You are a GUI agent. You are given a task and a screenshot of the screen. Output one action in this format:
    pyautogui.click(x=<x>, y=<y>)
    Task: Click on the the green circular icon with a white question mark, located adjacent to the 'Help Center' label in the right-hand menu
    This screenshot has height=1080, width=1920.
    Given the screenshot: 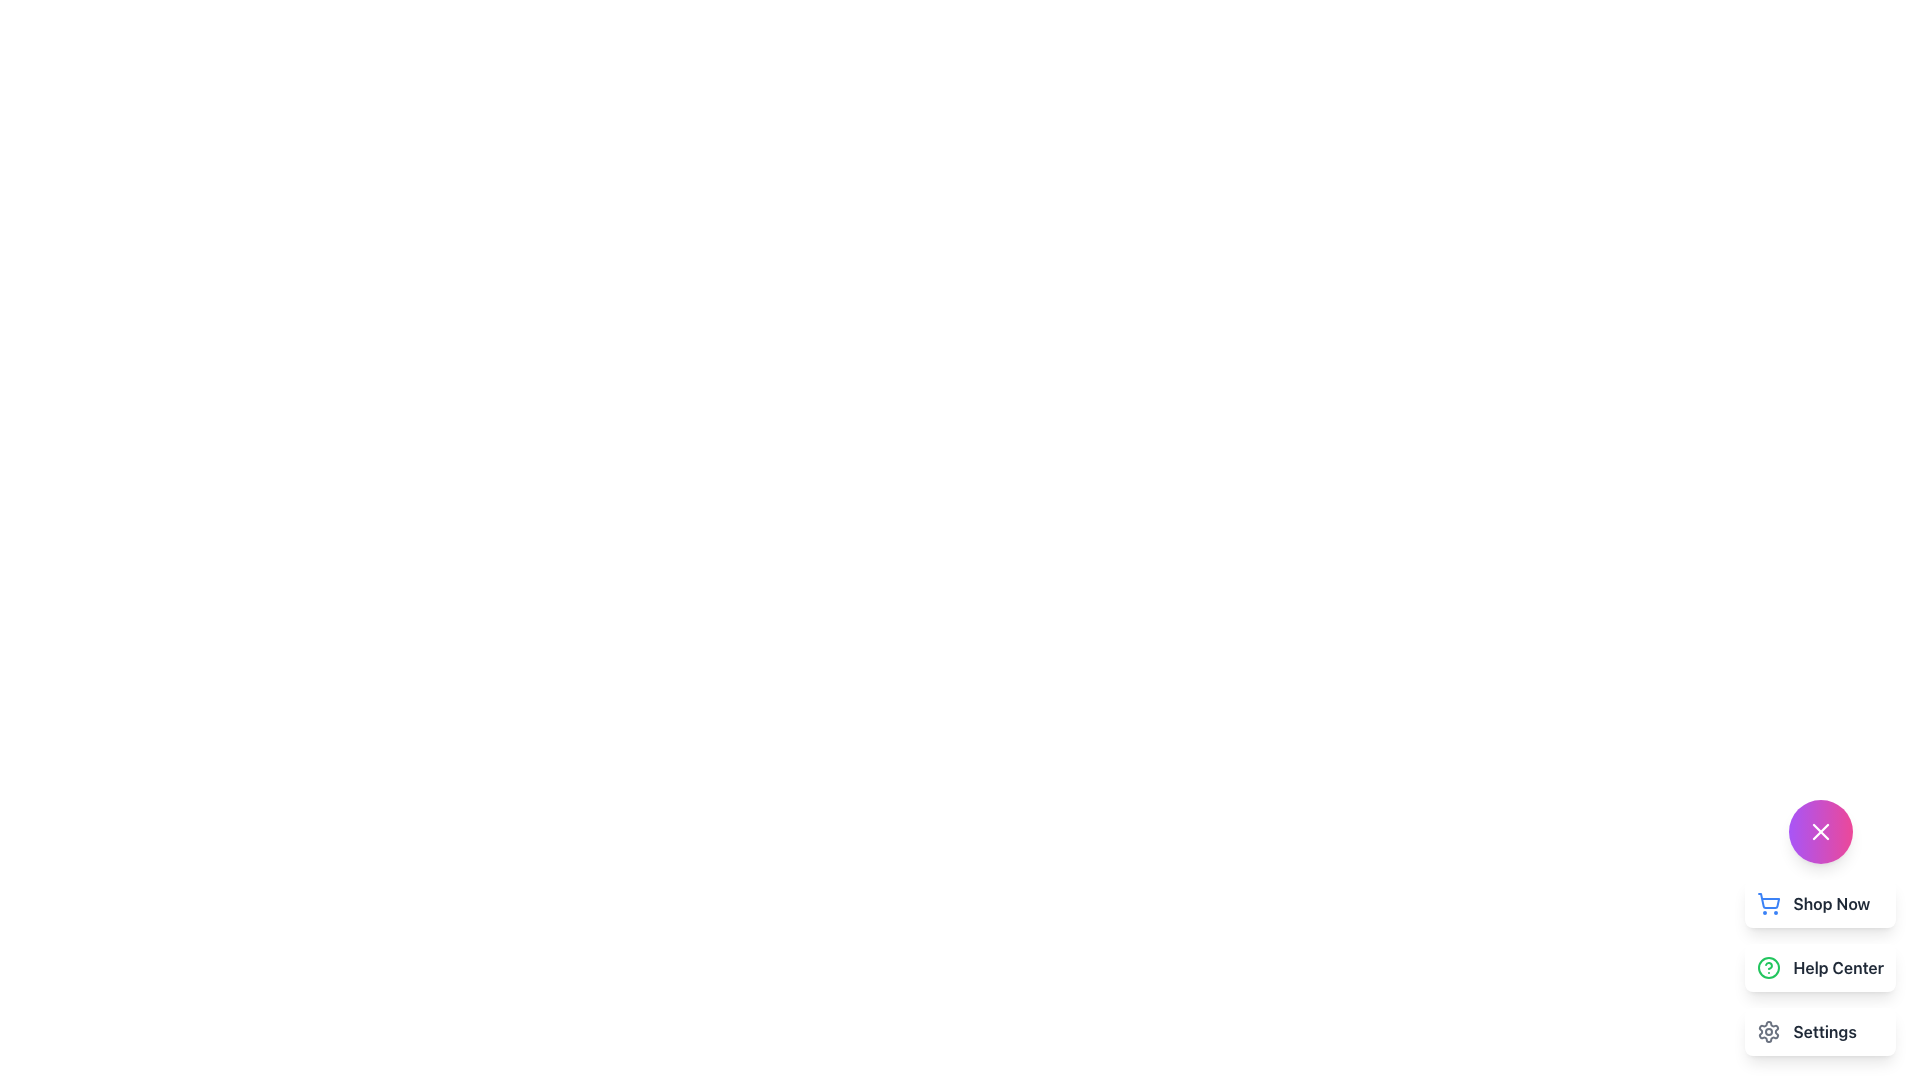 What is the action you would take?
    pyautogui.click(x=1769, y=967)
    